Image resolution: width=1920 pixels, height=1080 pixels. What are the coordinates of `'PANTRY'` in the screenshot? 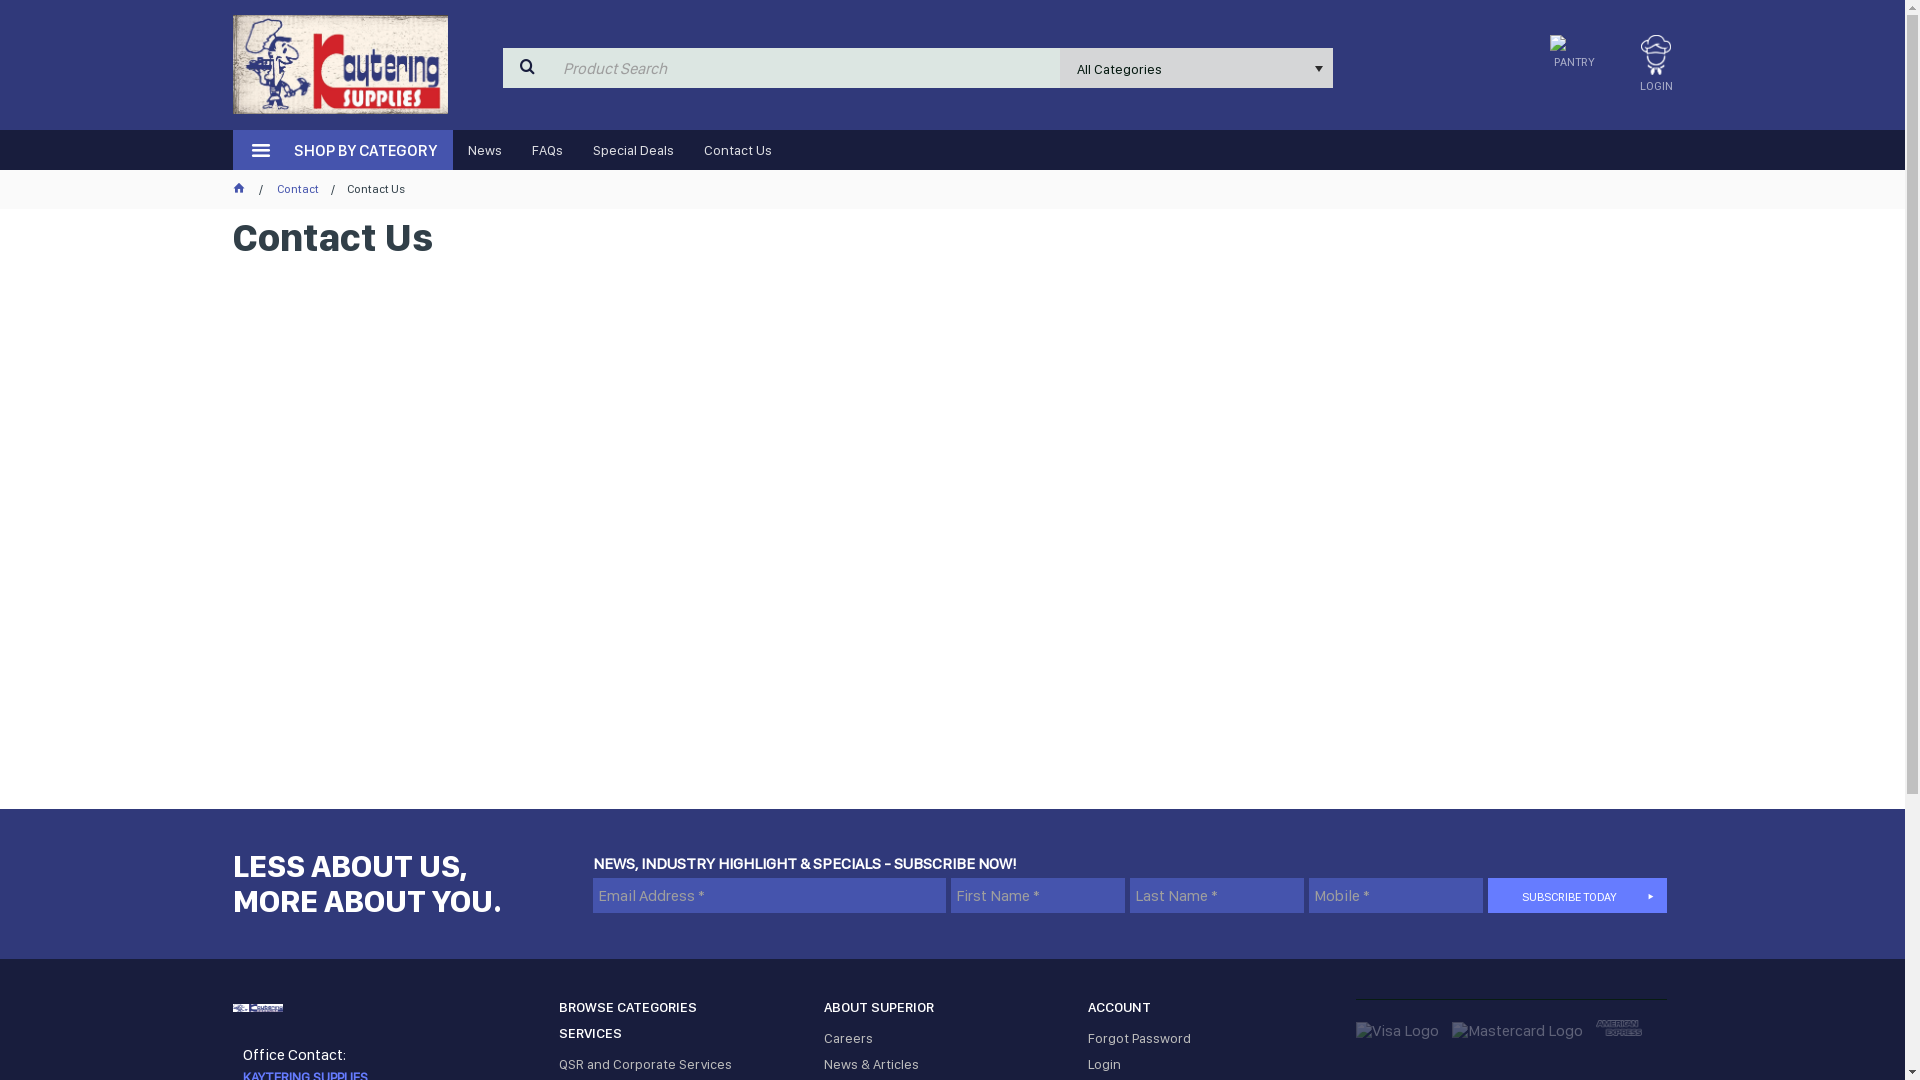 It's located at (1573, 53).